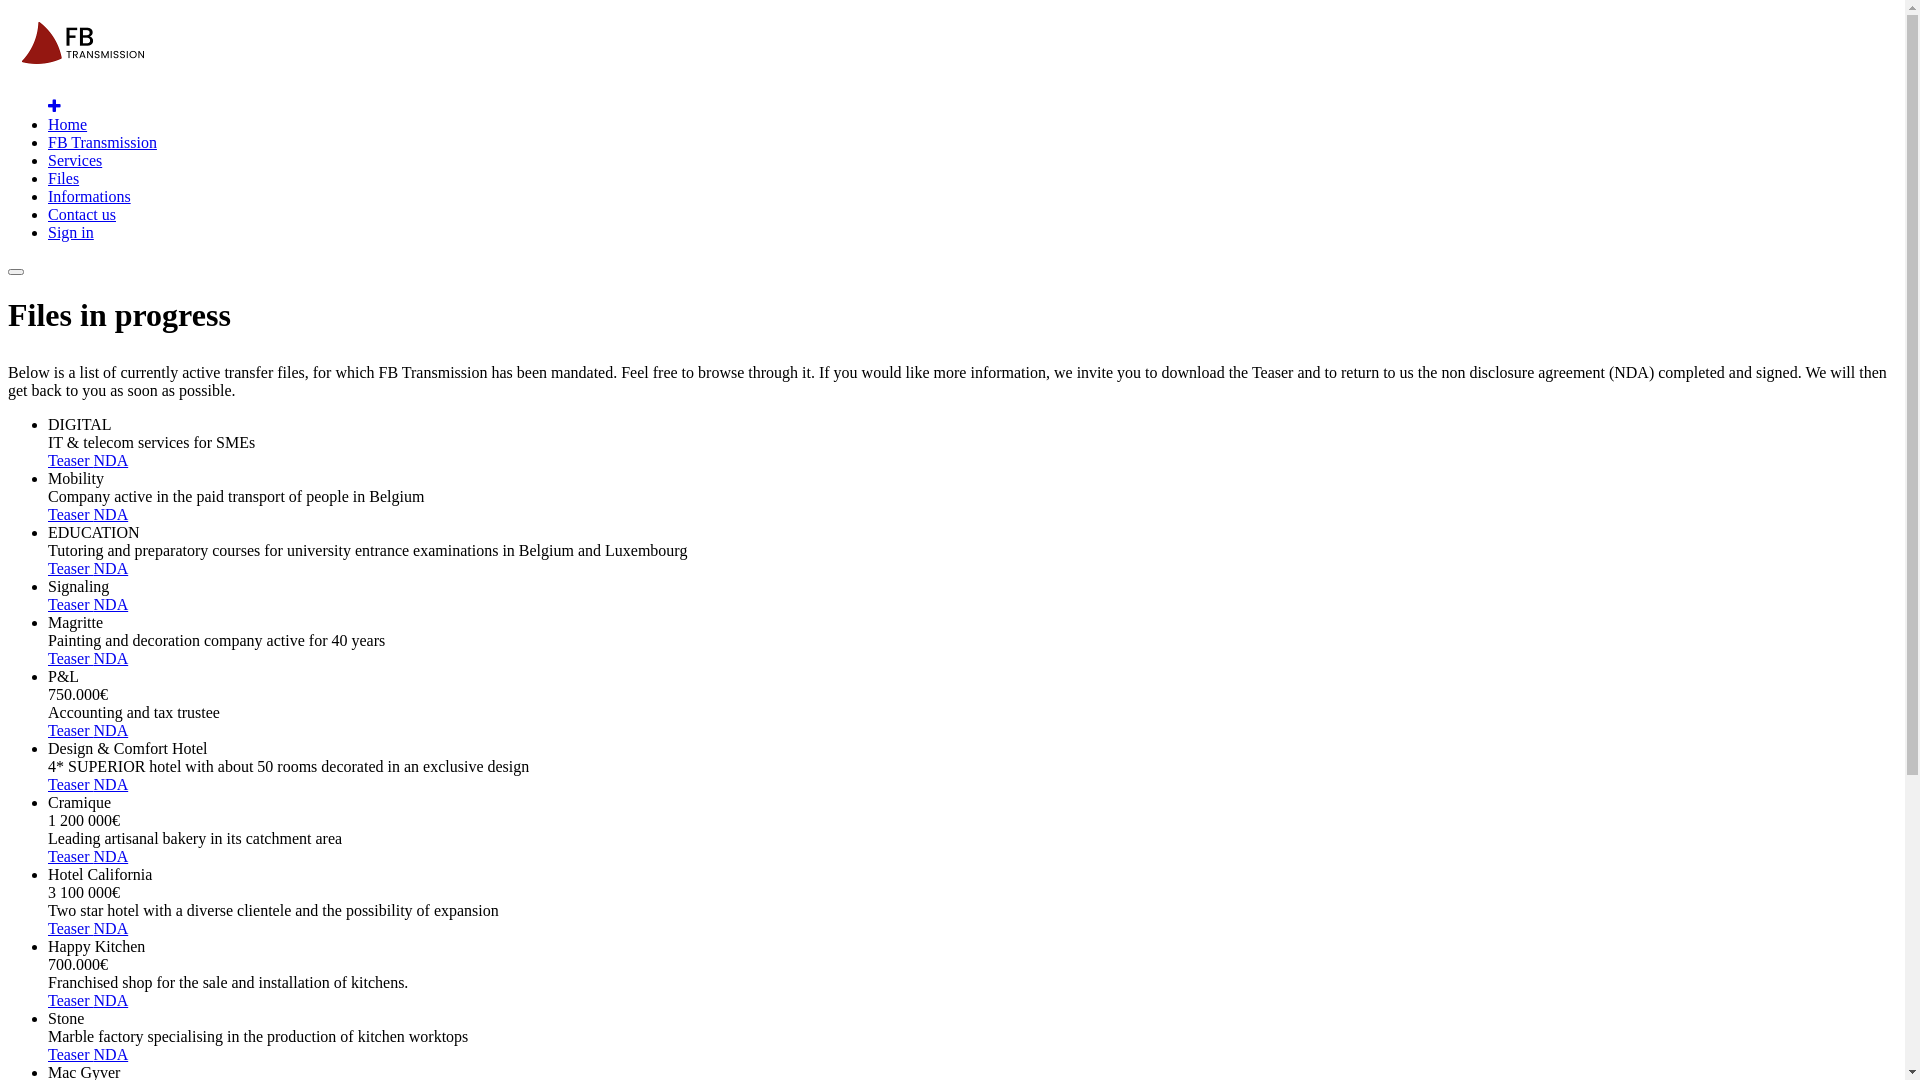  What do you see at coordinates (48, 513) in the screenshot?
I see `'Teaser'` at bounding box center [48, 513].